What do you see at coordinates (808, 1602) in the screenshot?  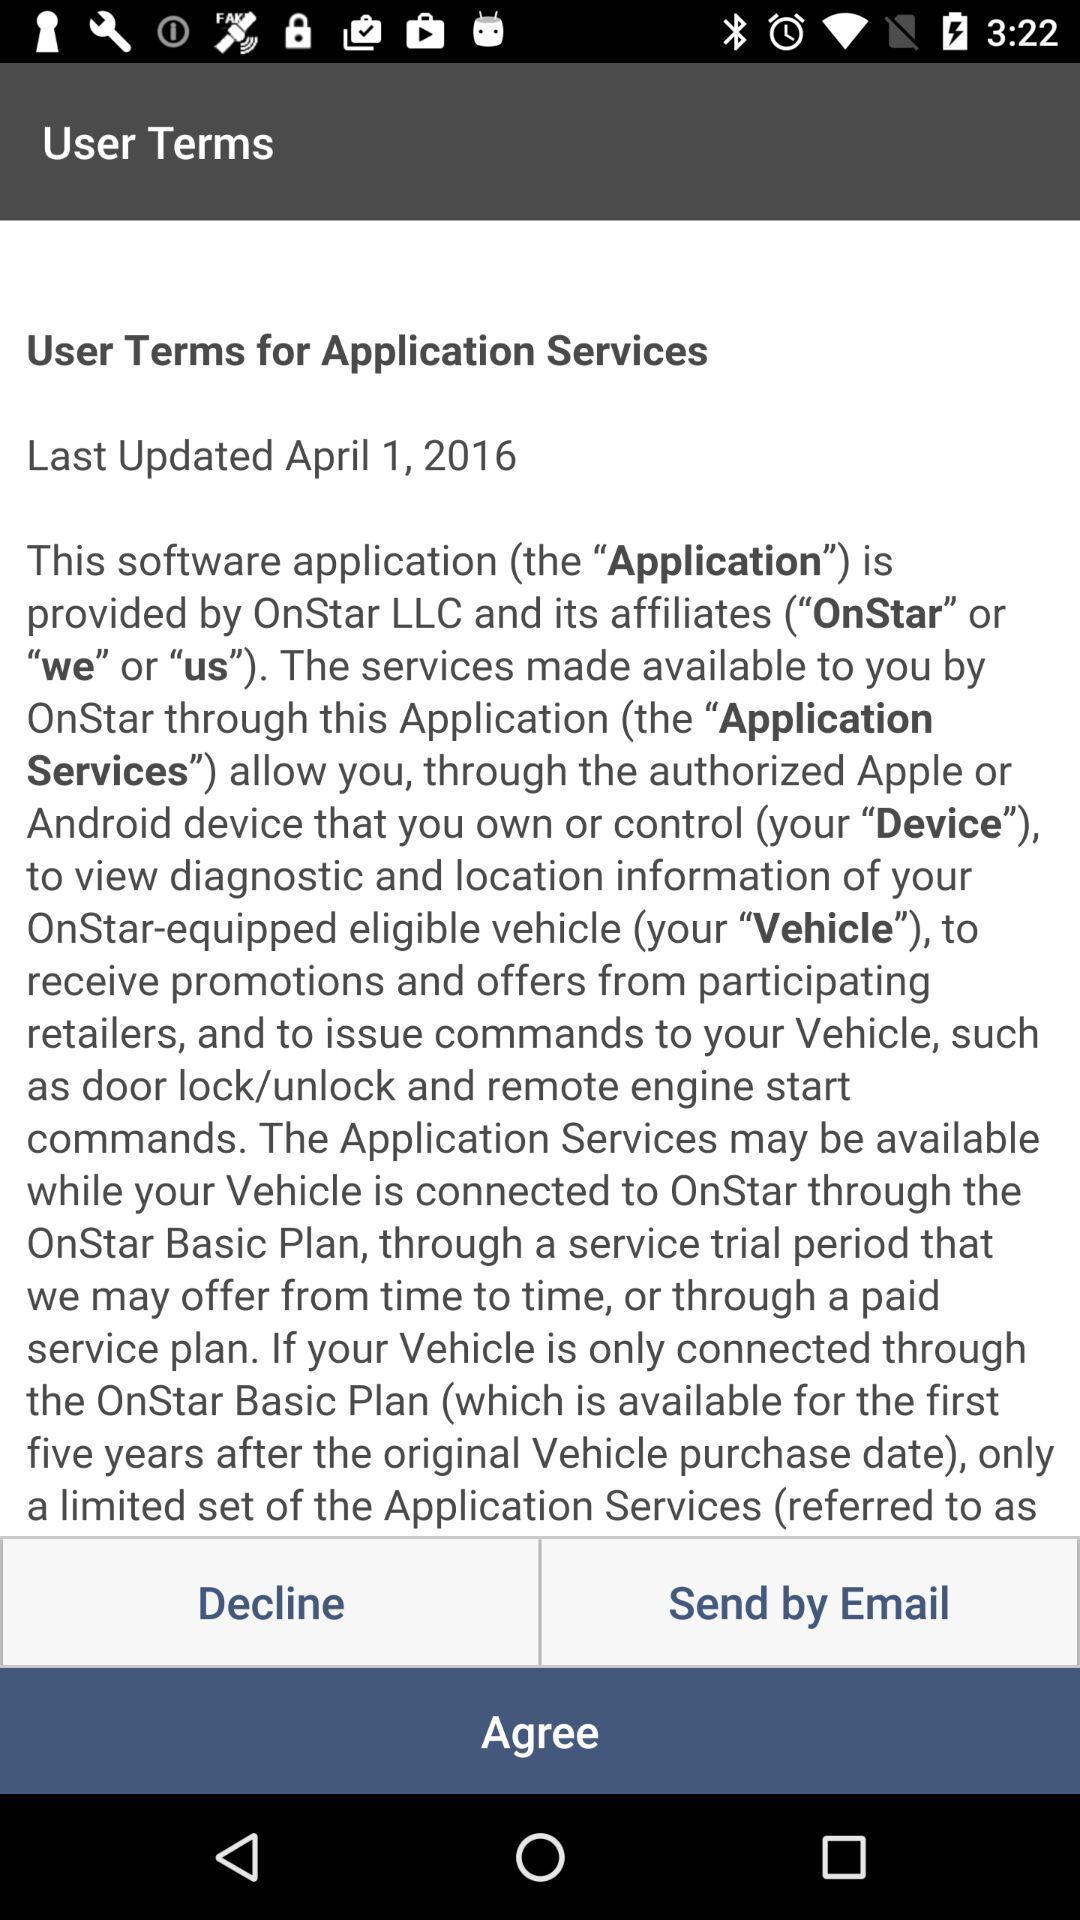 I see `the item at the bottom right corner` at bounding box center [808, 1602].